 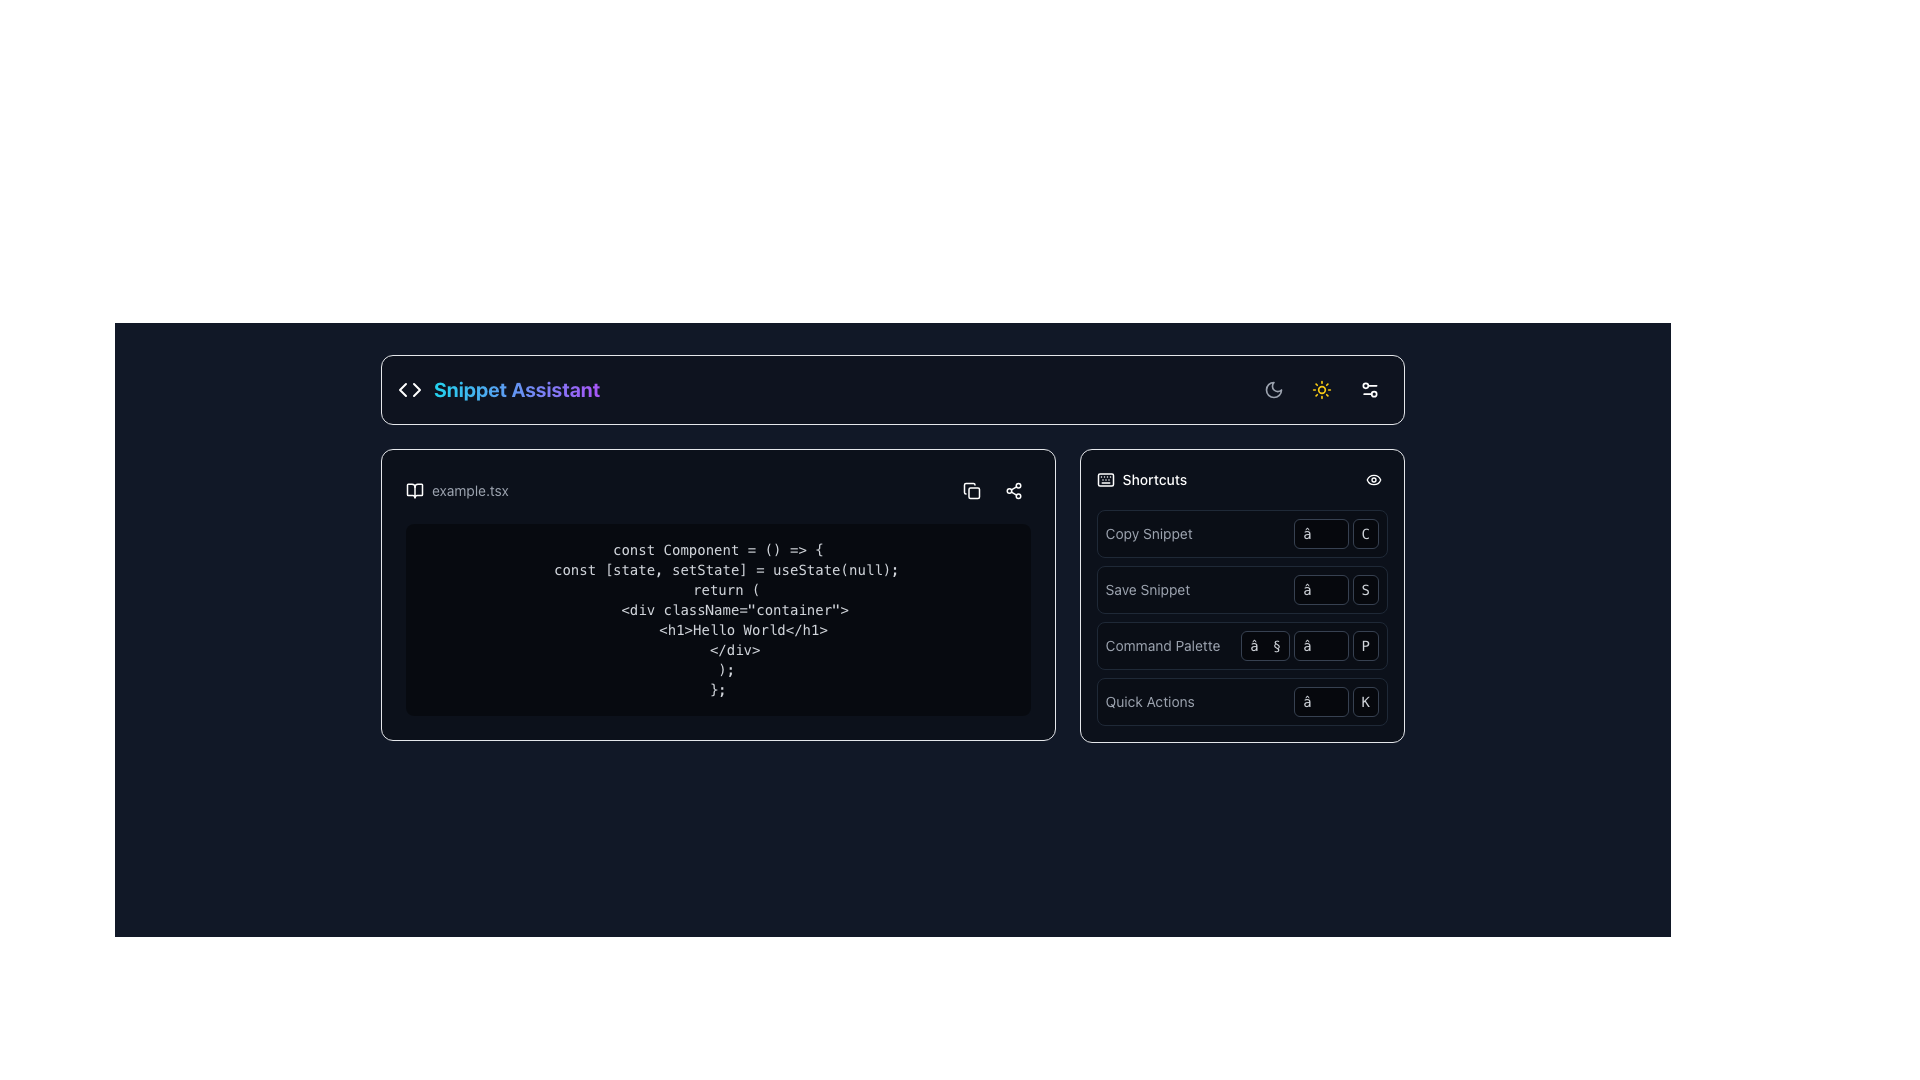 What do you see at coordinates (1142, 479) in the screenshot?
I see `the 'Shortcuts' label with a cyan keyboard icon located in the upper right section of the card-like interface` at bounding box center [1142, 479].